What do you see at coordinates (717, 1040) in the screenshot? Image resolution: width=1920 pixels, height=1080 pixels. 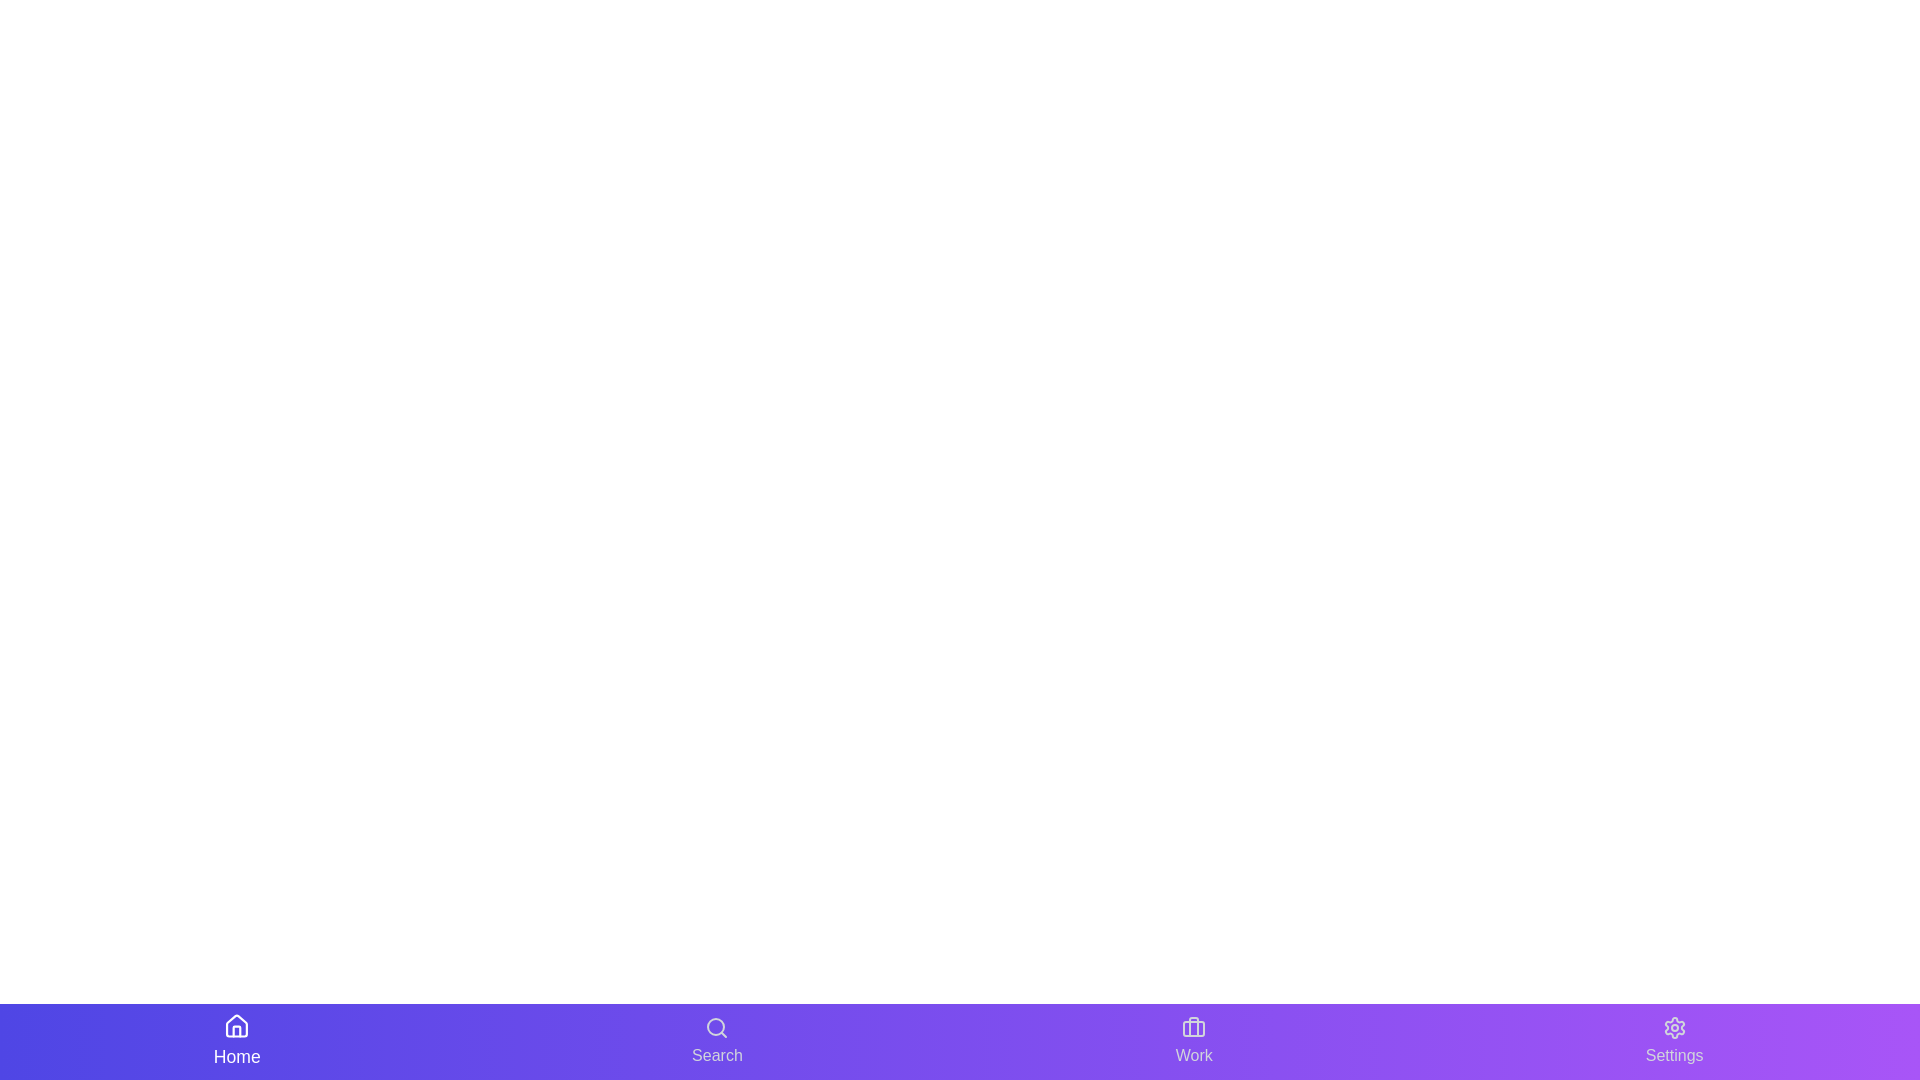 I see `the Search button to navigate to the respective section` at bounding box center [717, 1040].